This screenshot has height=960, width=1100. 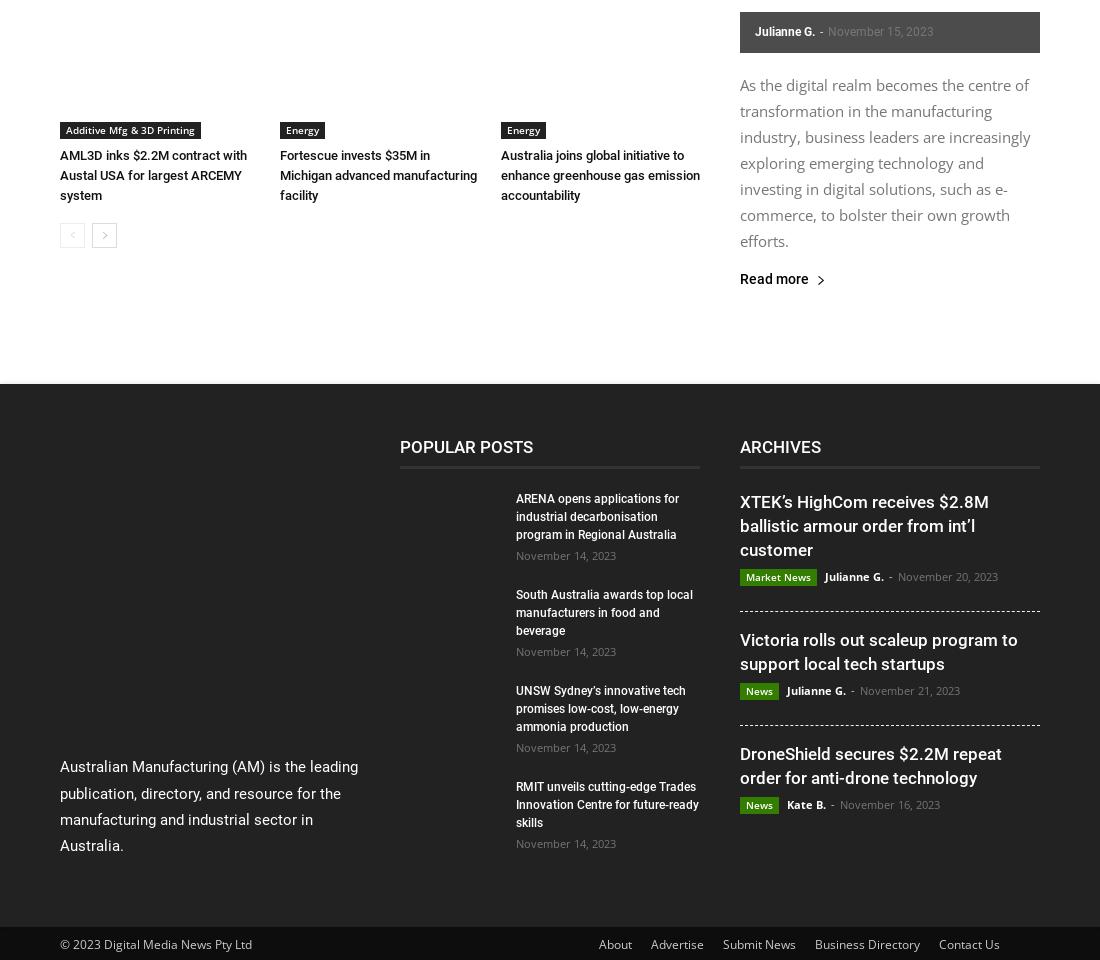 What do you see at coordinates (869, 764) in the screenshot?
I see `'DroneShield secures $2.2M repeat order for anti-drone technology'` at bounding box center [869, 764].